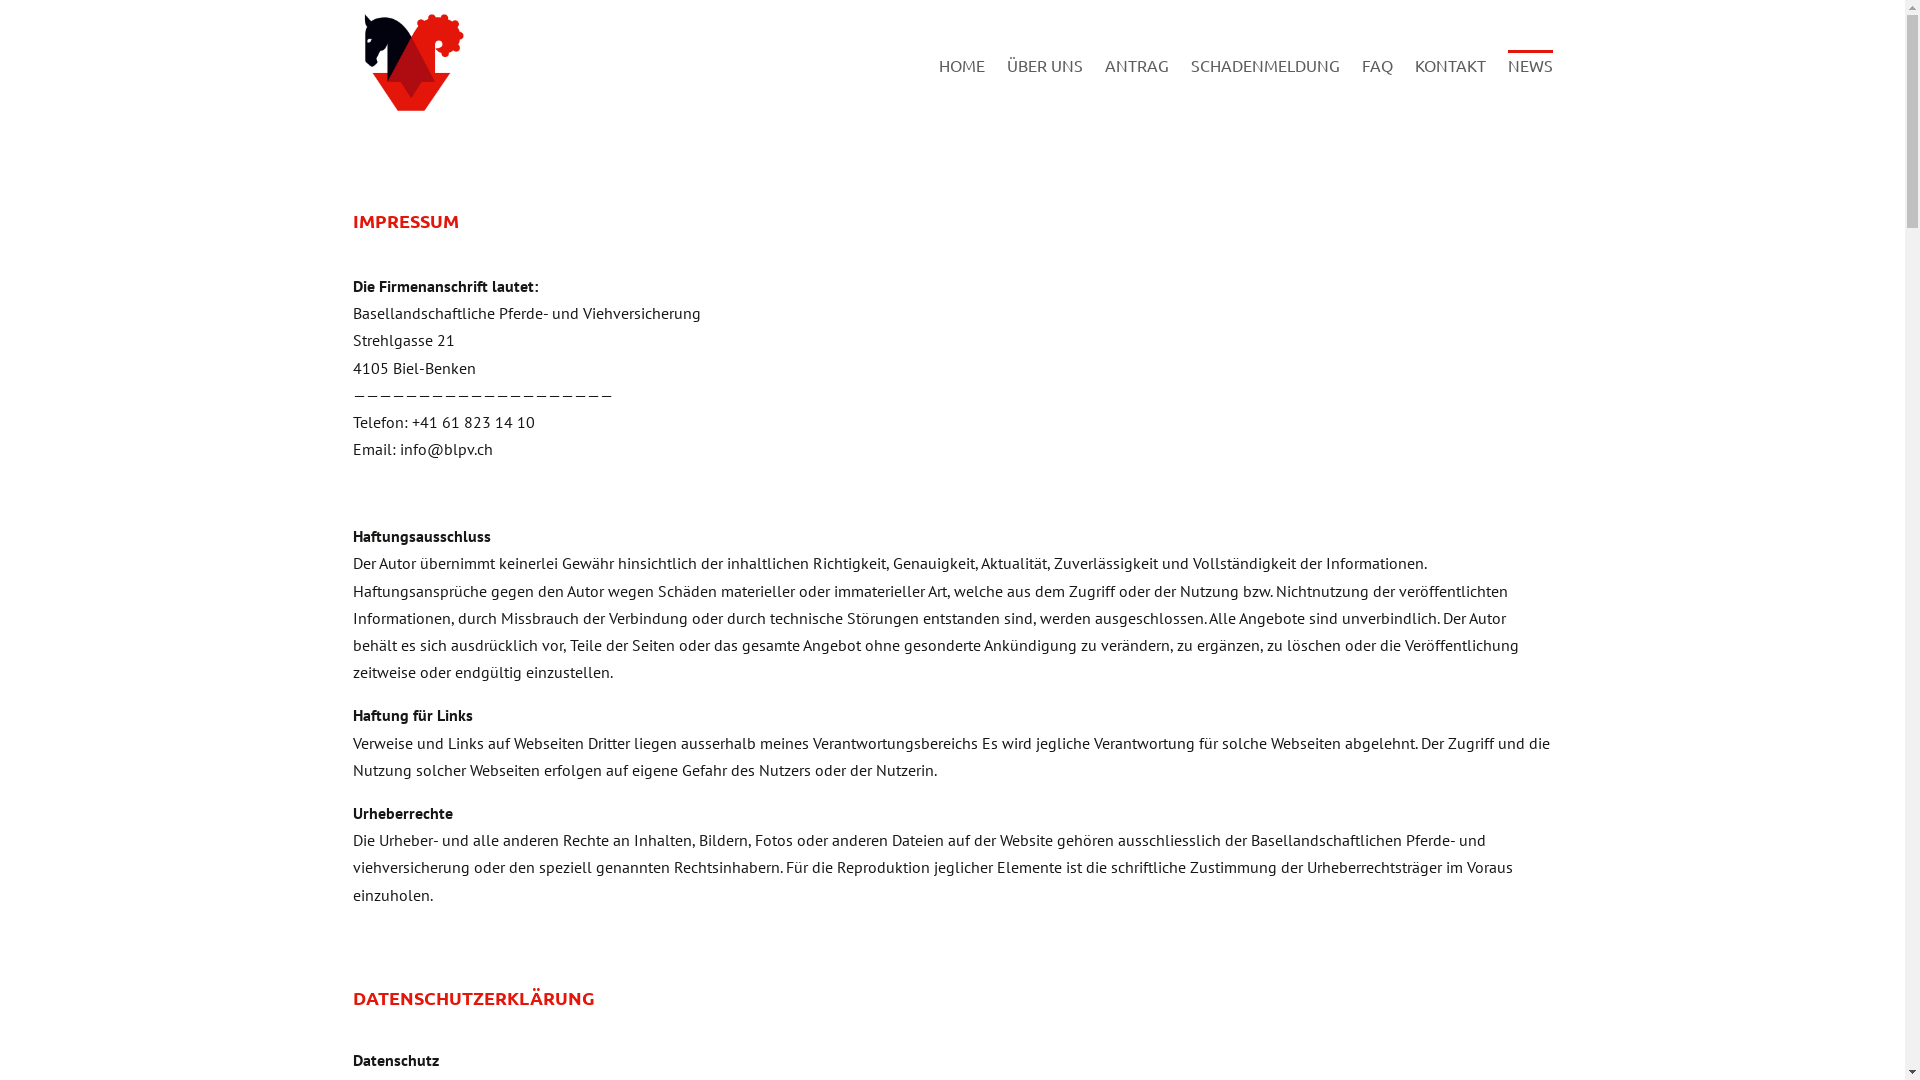  I want to click on 'SCHADENMELDUNG', so click(1190, 88).